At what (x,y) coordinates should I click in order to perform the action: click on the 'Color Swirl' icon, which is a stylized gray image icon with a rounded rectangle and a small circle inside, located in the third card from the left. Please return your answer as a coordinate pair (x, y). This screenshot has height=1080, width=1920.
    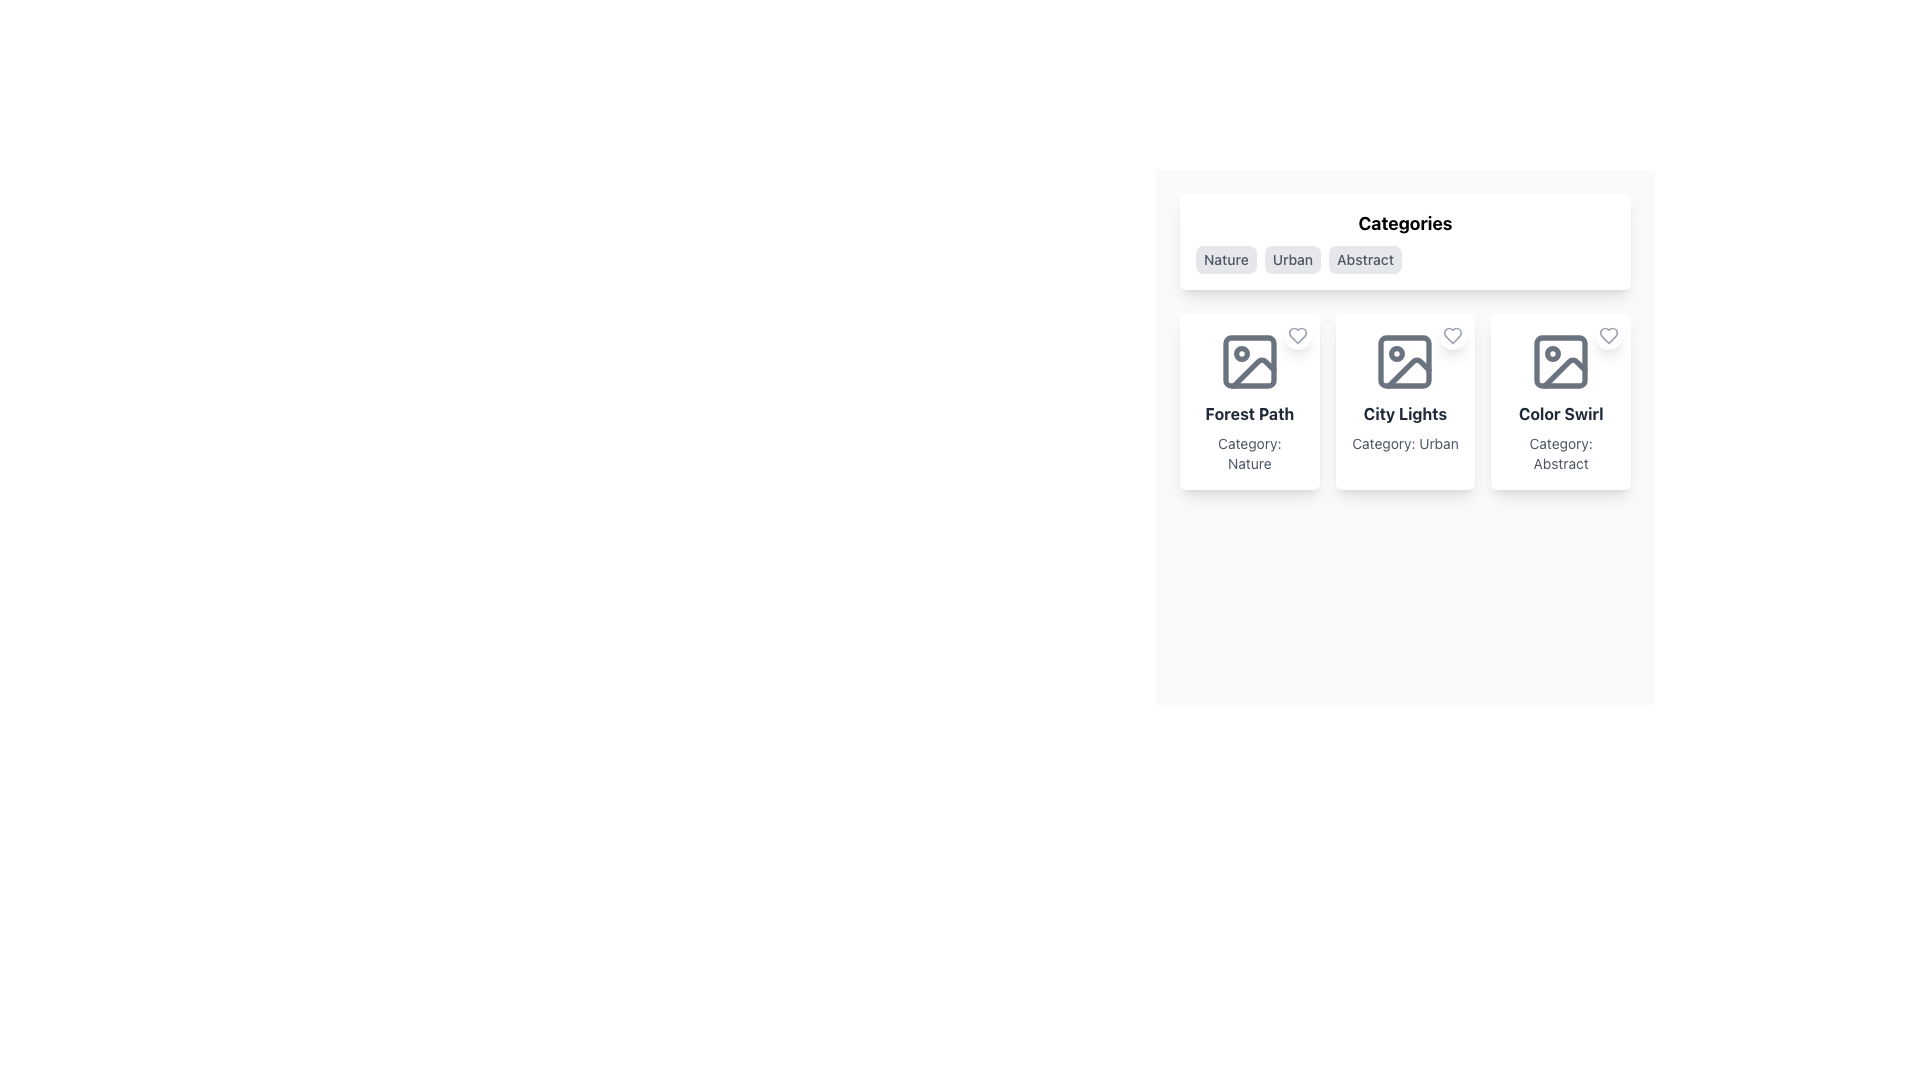
    Looking at the image, I should click on (1560, 362).